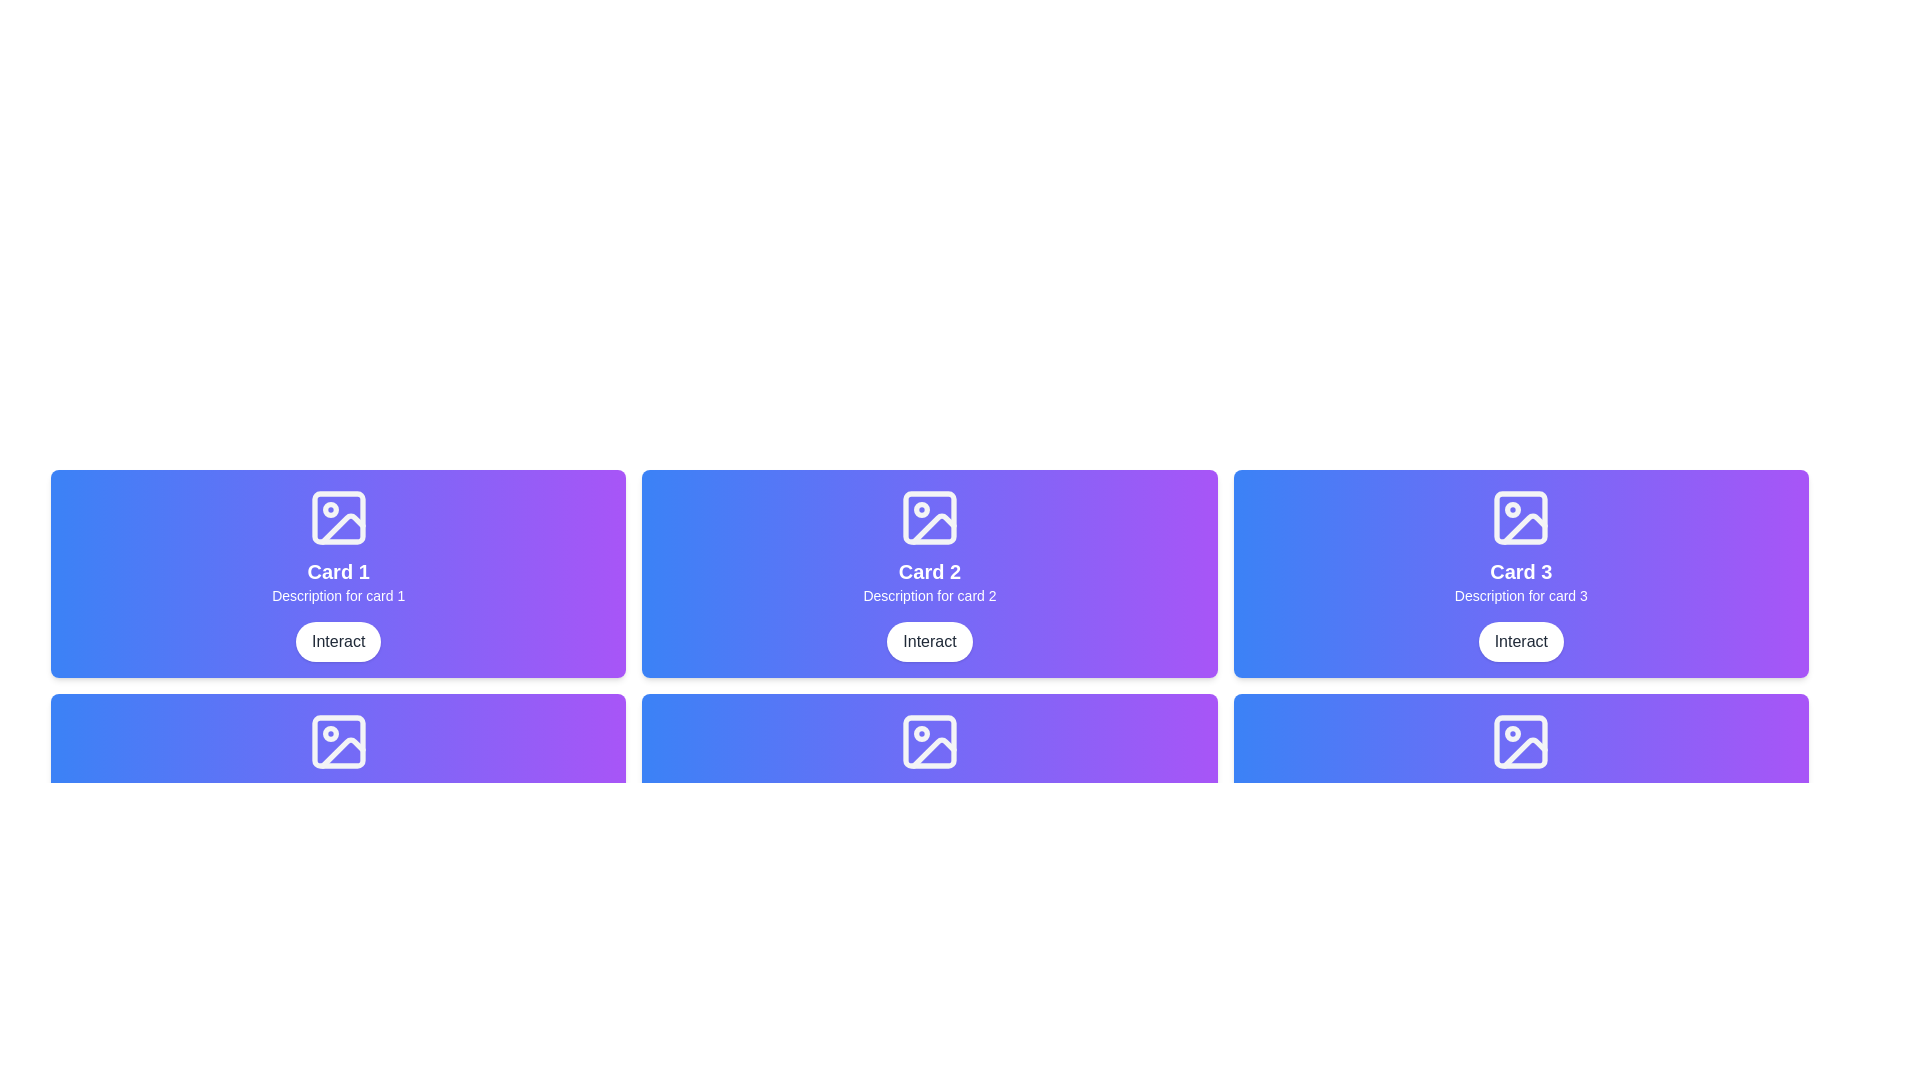 The image size is (1920, 1080). Describe the element at coordinates (1520, 582) in the screenshot. I see `the text segment displaying 'Card 3' in bold, which is located in the middle of the third card with a gradient background from blue to purple, above the button labeled 'Interact'` at that location.